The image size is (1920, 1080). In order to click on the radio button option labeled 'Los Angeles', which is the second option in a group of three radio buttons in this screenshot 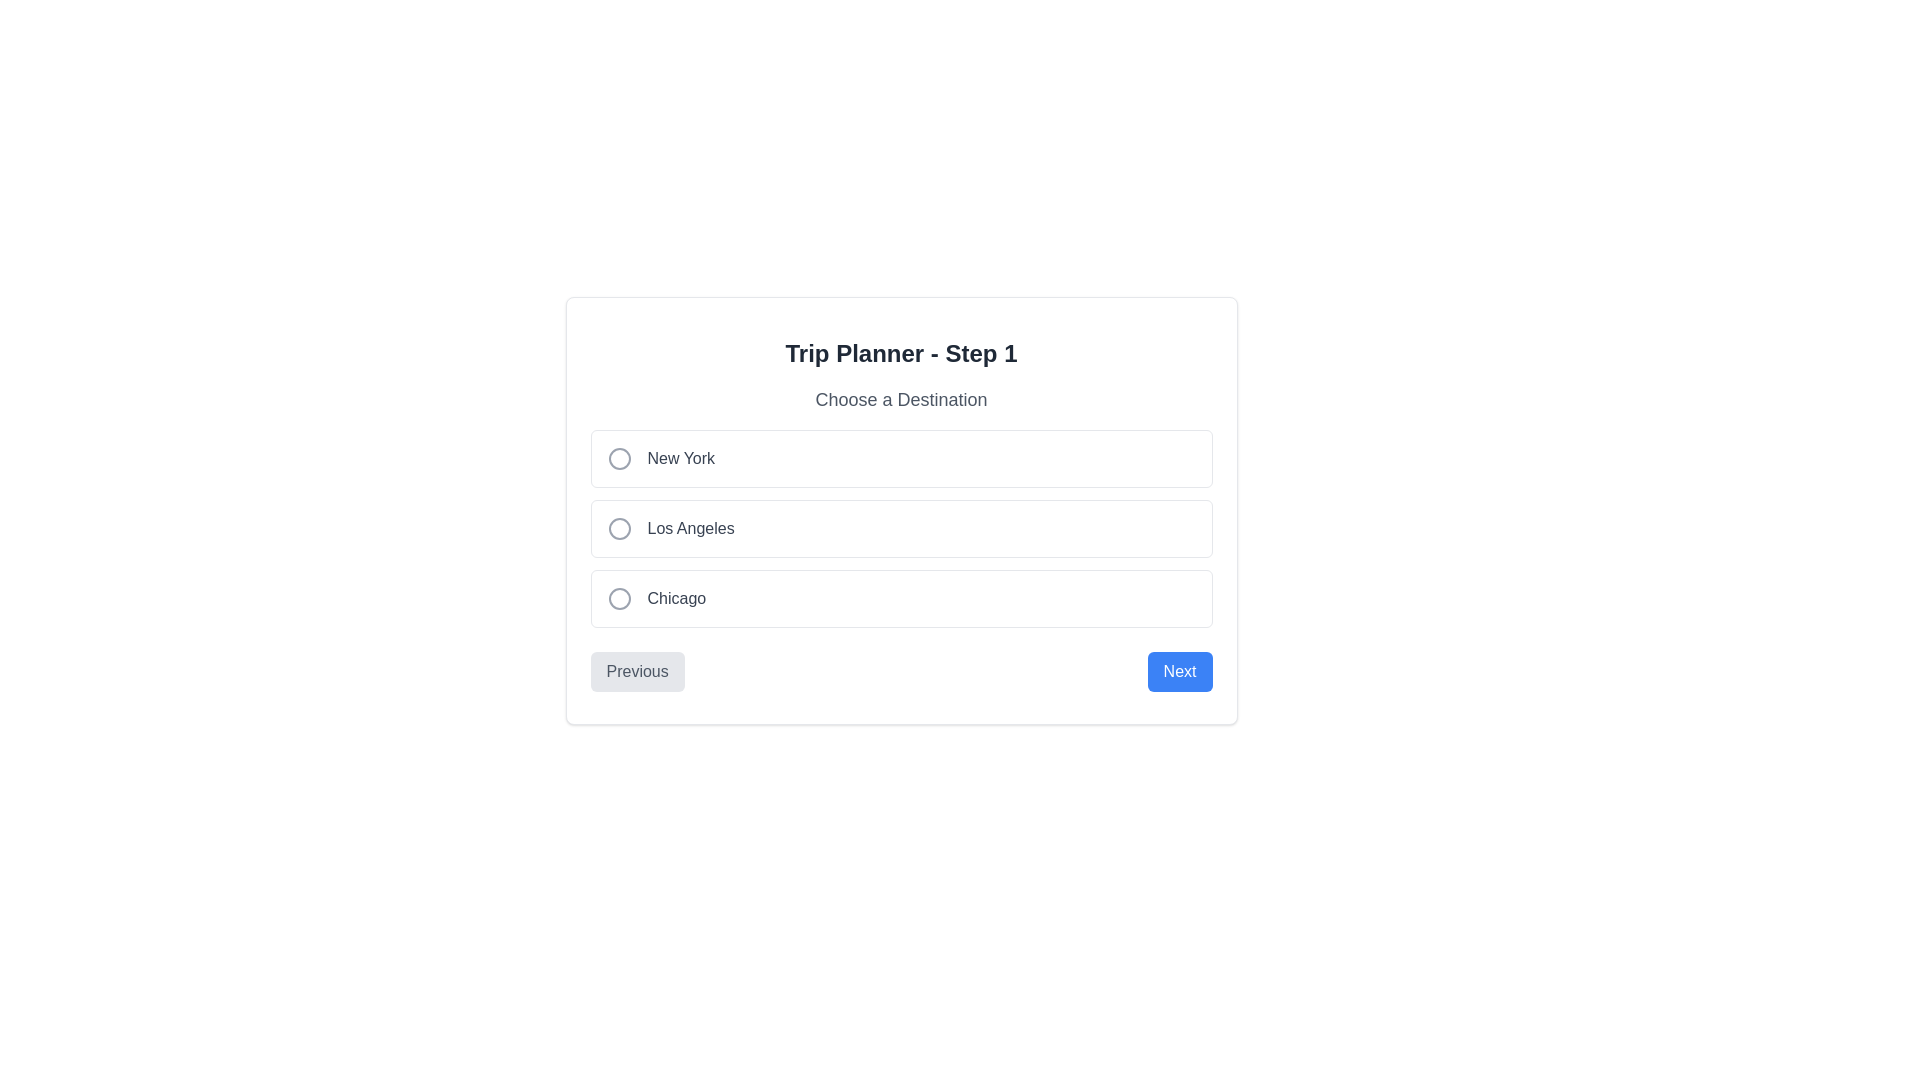, I will do `click(900, 527)`.